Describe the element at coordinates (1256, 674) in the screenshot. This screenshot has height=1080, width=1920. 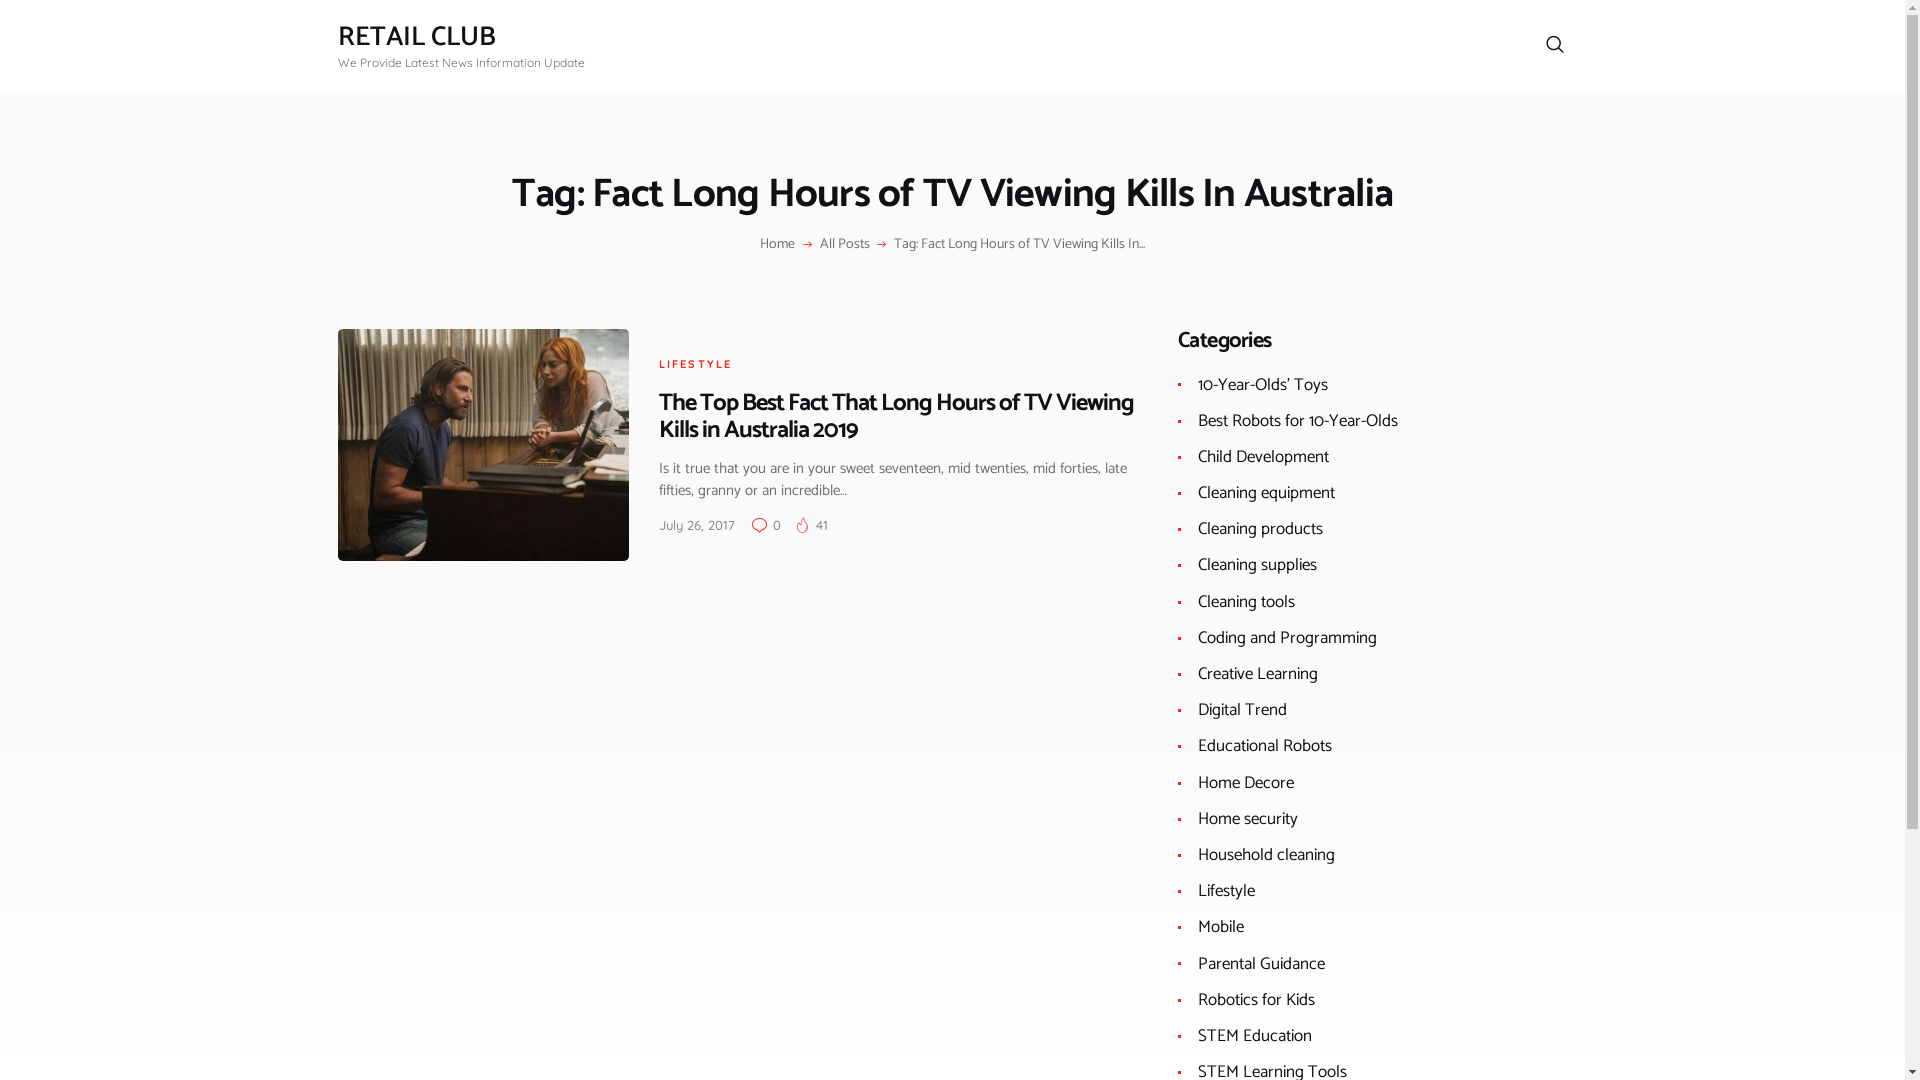
I see `'Creative Learning'` at that location.